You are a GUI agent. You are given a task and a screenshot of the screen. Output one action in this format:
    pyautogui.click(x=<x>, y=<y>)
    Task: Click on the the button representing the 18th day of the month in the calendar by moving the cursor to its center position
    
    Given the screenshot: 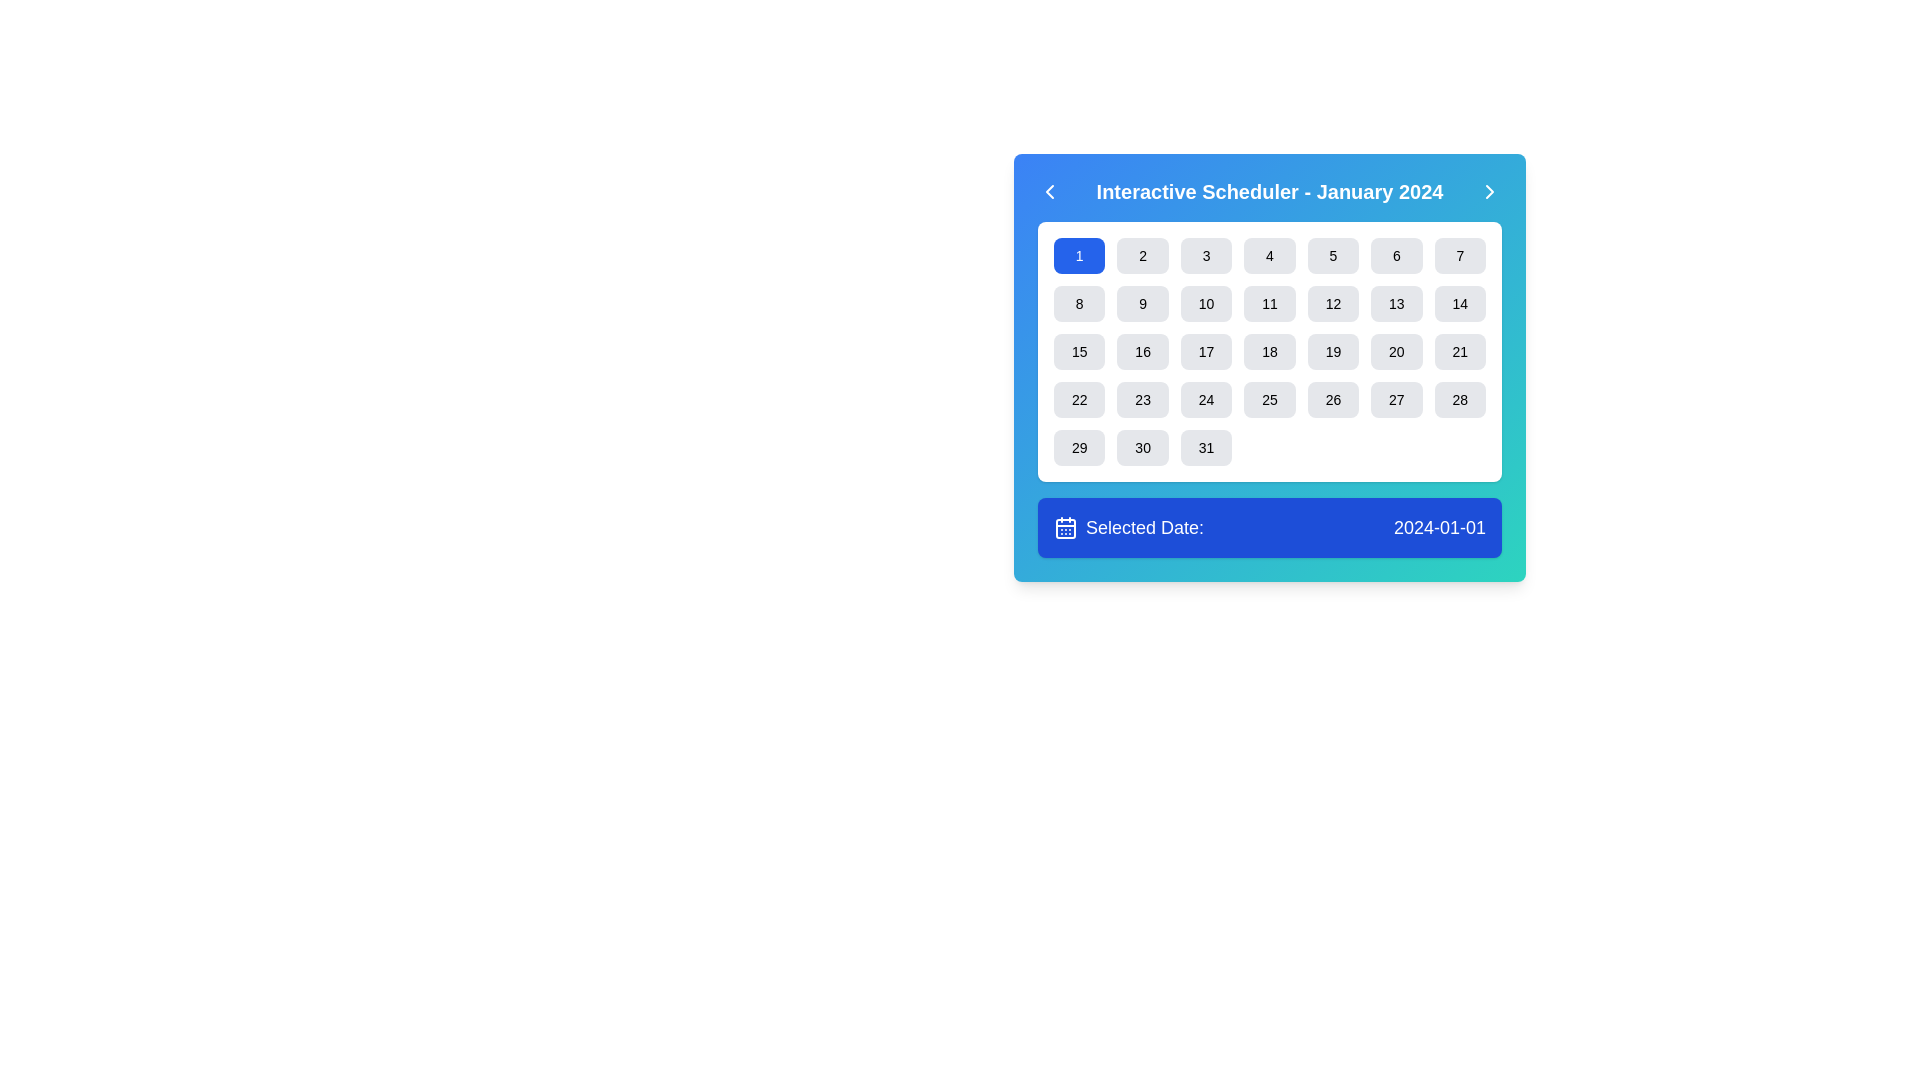 What is the action you would take?
    pyautogui.click(x=1269, y=350)
    